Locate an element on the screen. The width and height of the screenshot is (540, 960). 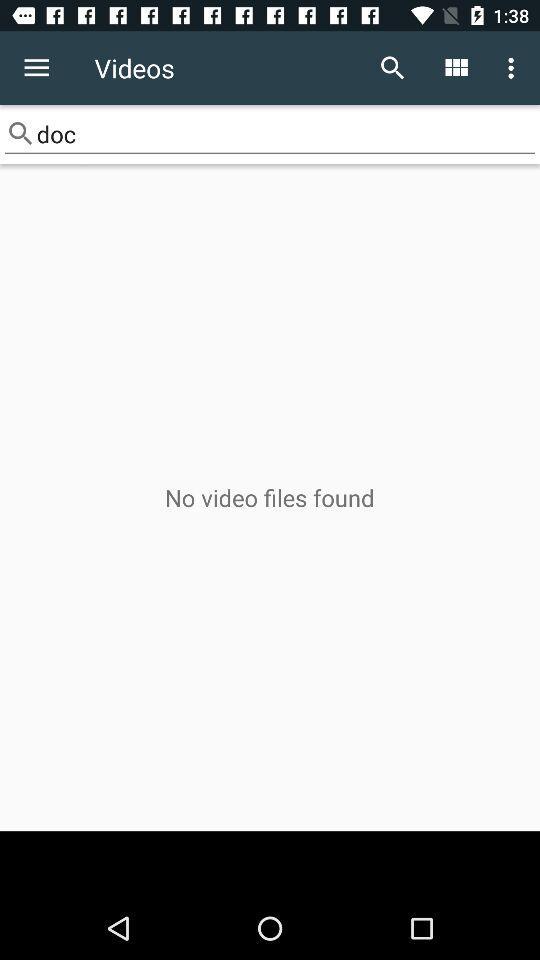
the icon above doc is located at coordinates (455, 68).